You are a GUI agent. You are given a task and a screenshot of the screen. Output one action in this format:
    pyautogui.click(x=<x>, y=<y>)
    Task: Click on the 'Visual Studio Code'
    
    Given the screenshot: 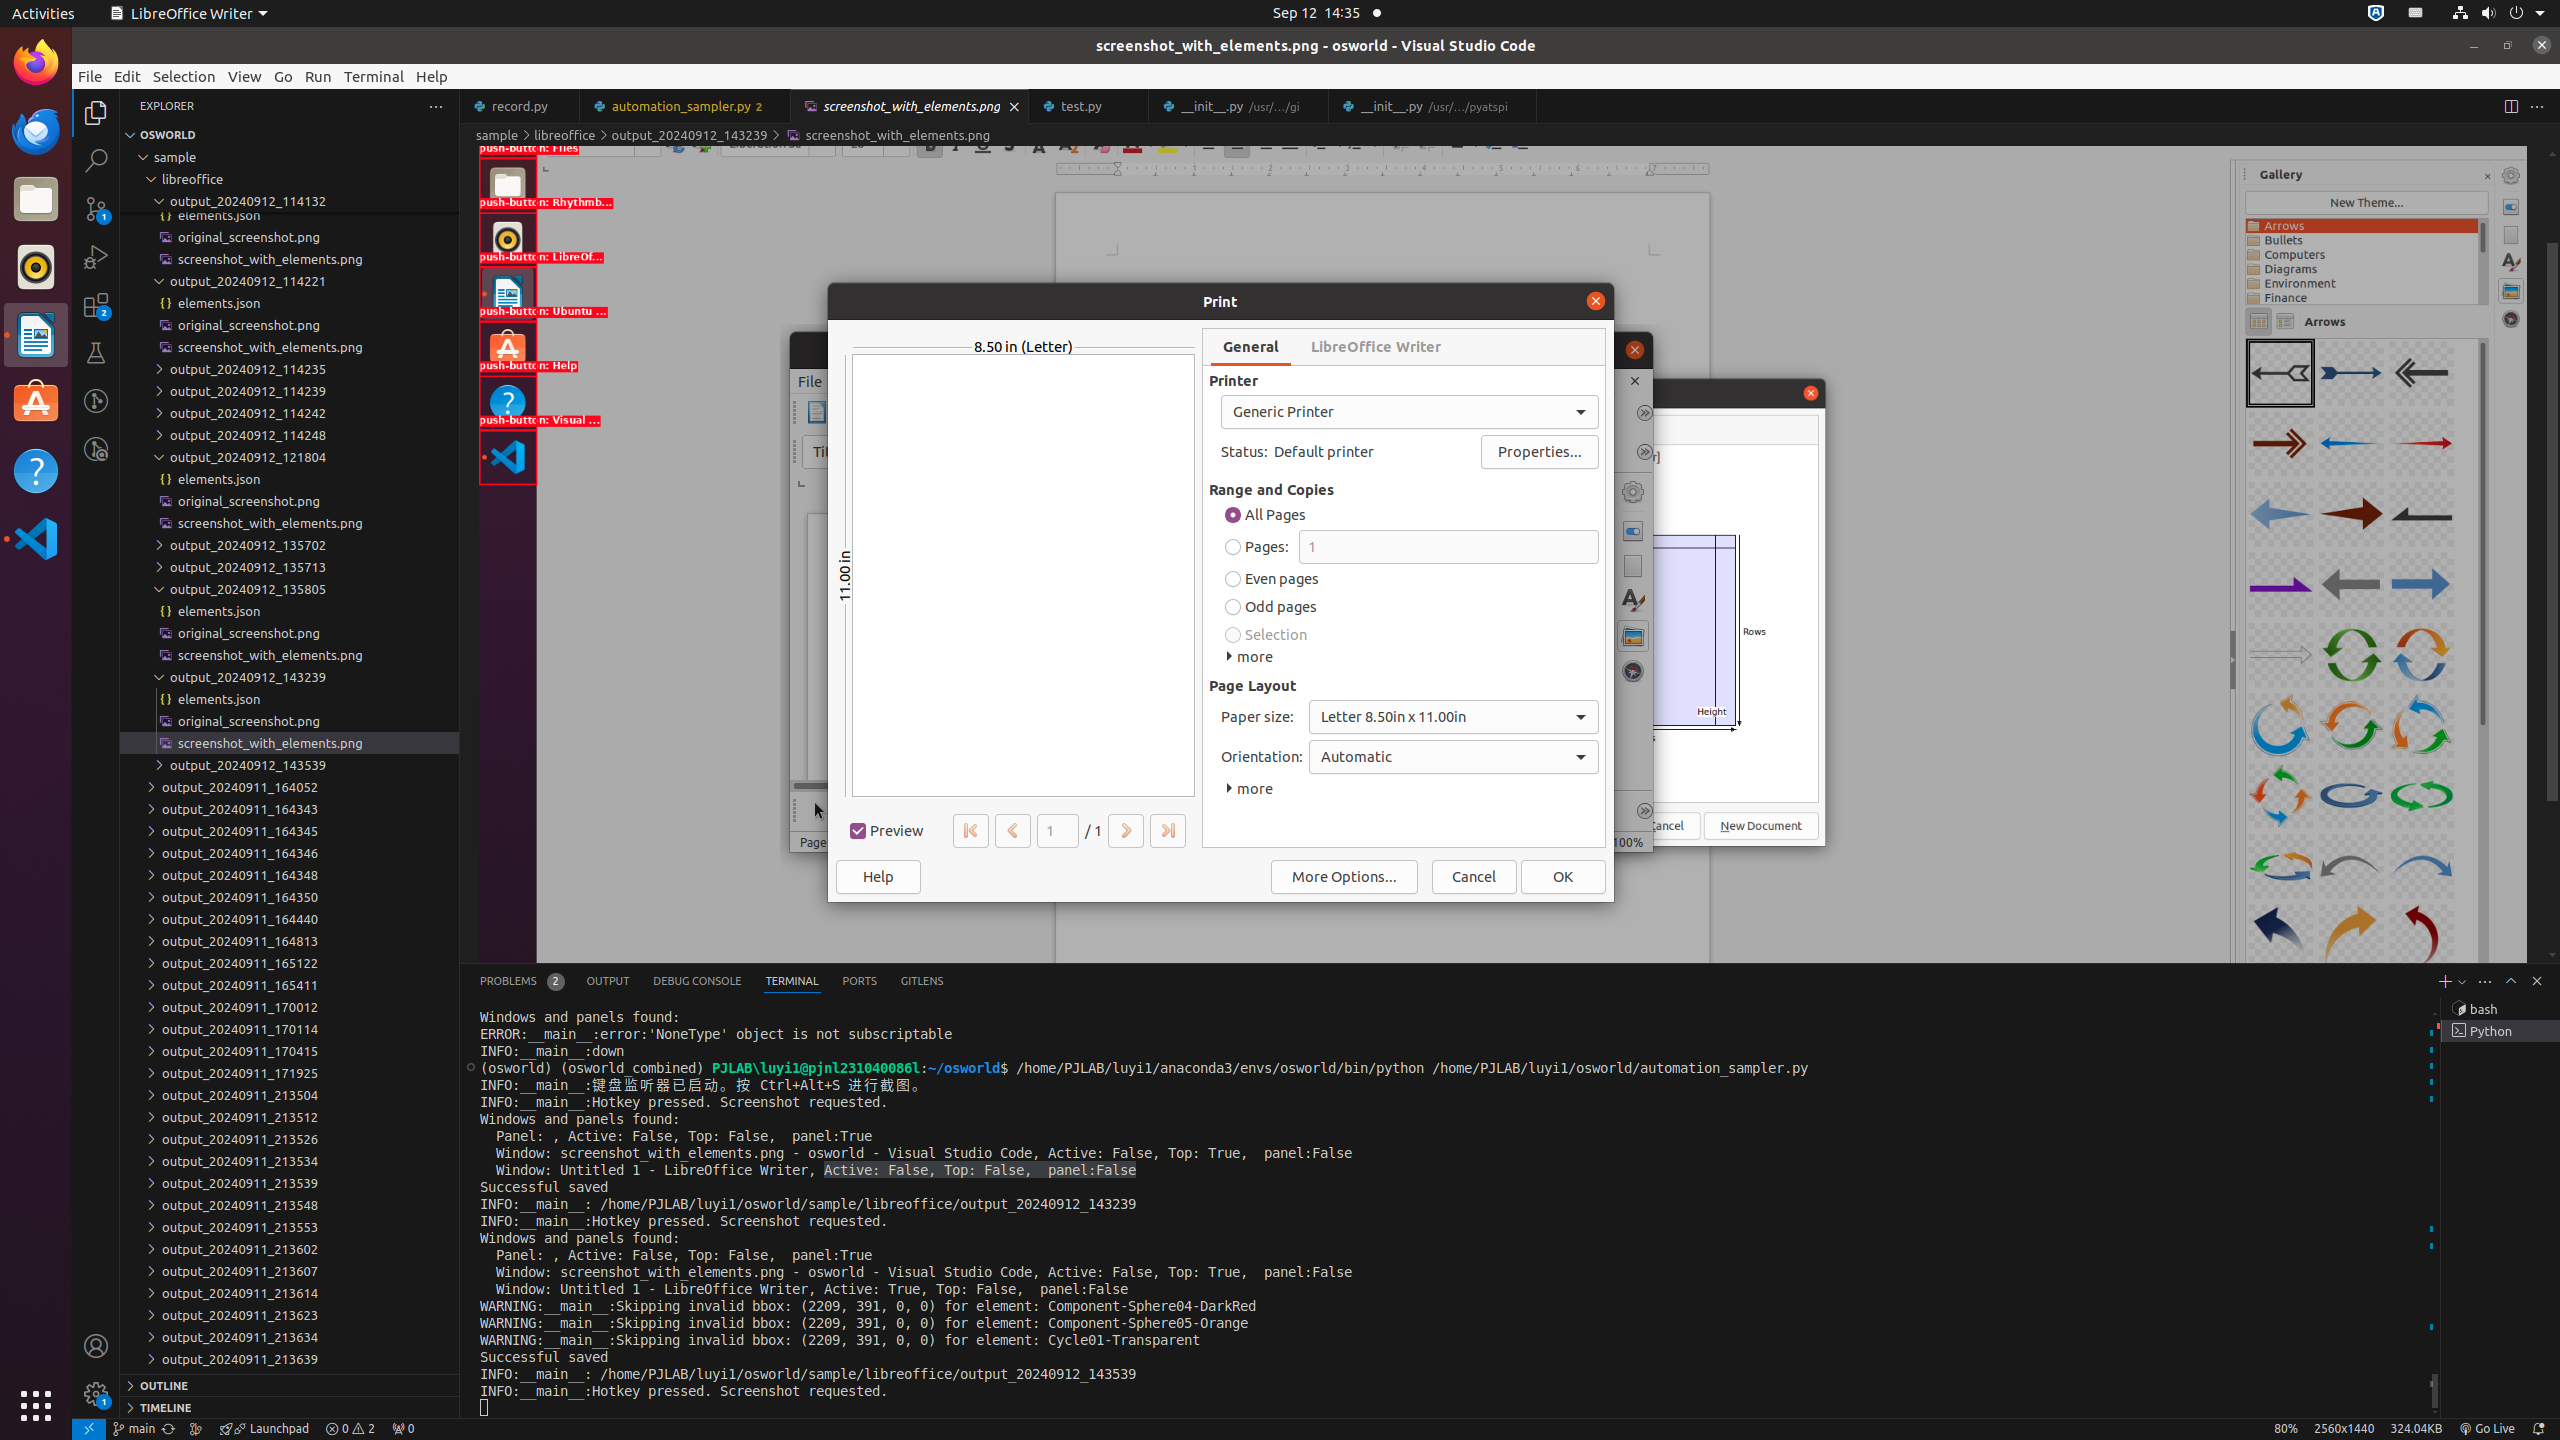 What is the action you would take?
    pyautogui.click(x=36, y=537)
    